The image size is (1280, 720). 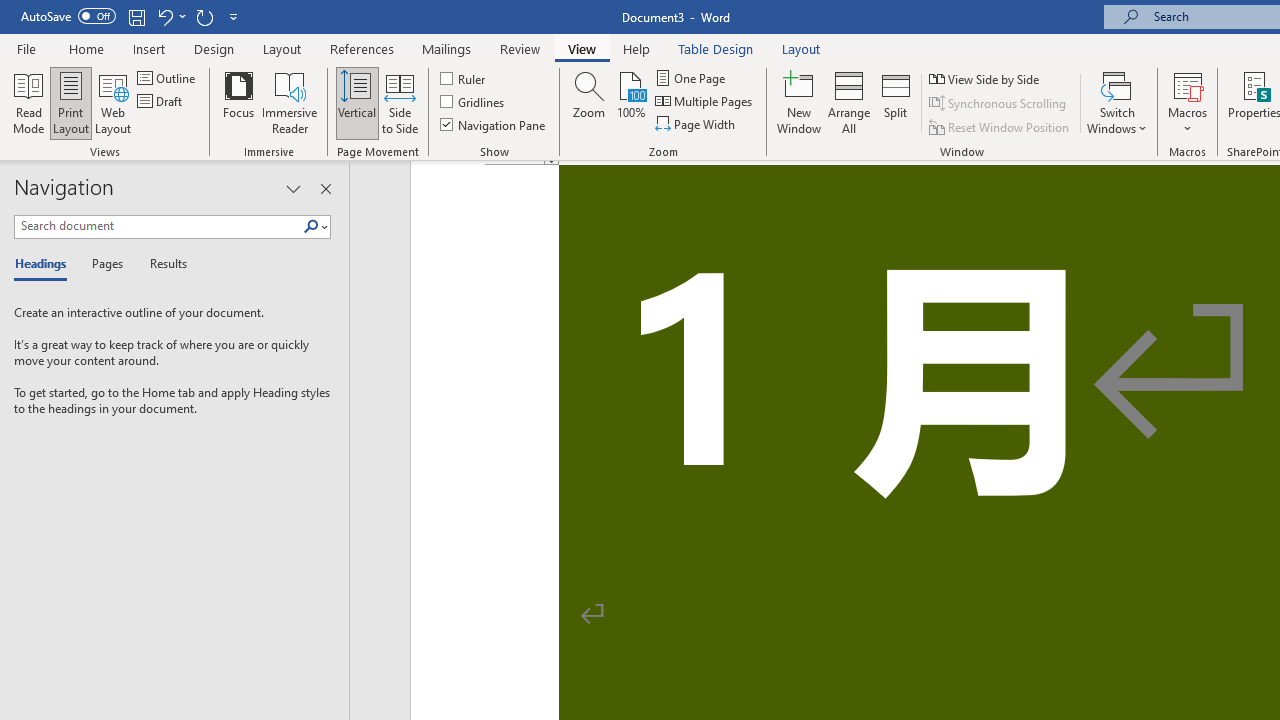 What do you see at coordinates (161, 264) in the screenshot?
I see `'Results'` at bounding box center [161, 264].